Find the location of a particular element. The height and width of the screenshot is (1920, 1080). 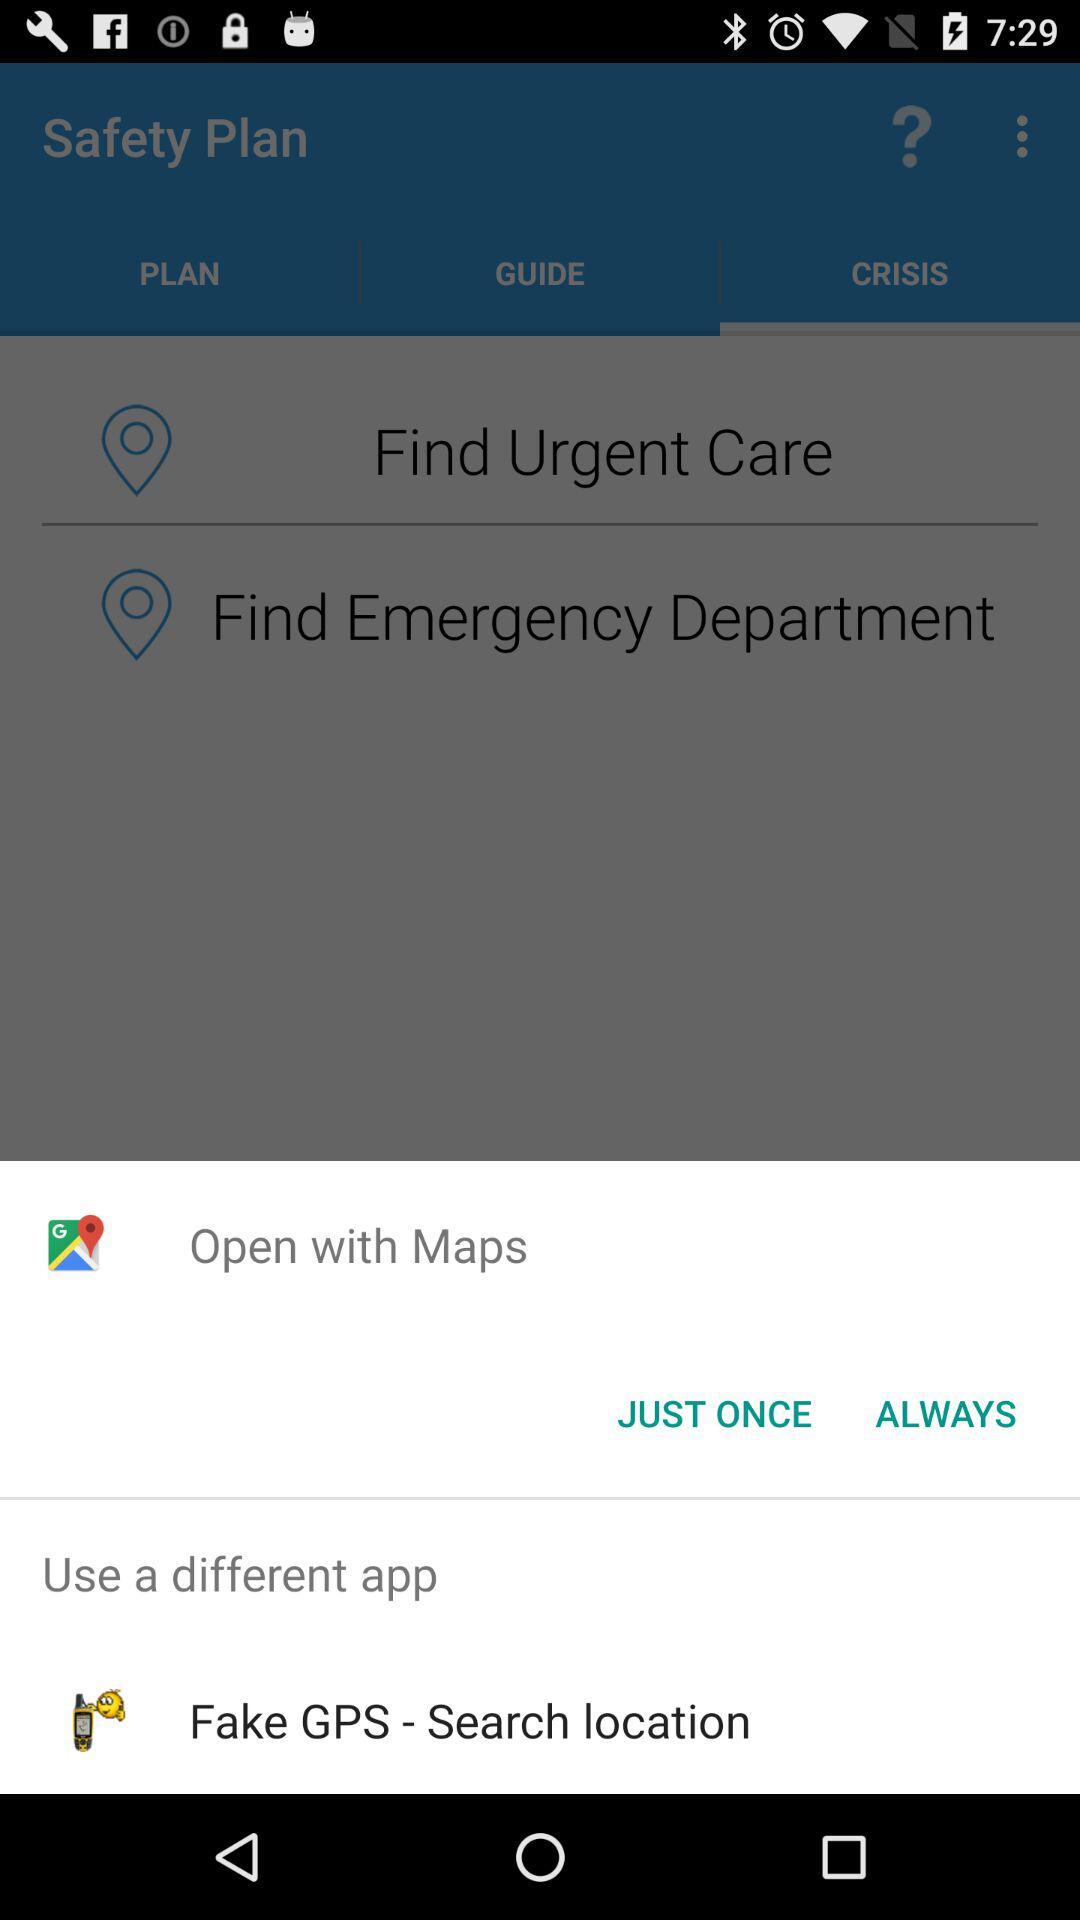

the icon at the bottom right corner is located at coordinates (945, 1411).